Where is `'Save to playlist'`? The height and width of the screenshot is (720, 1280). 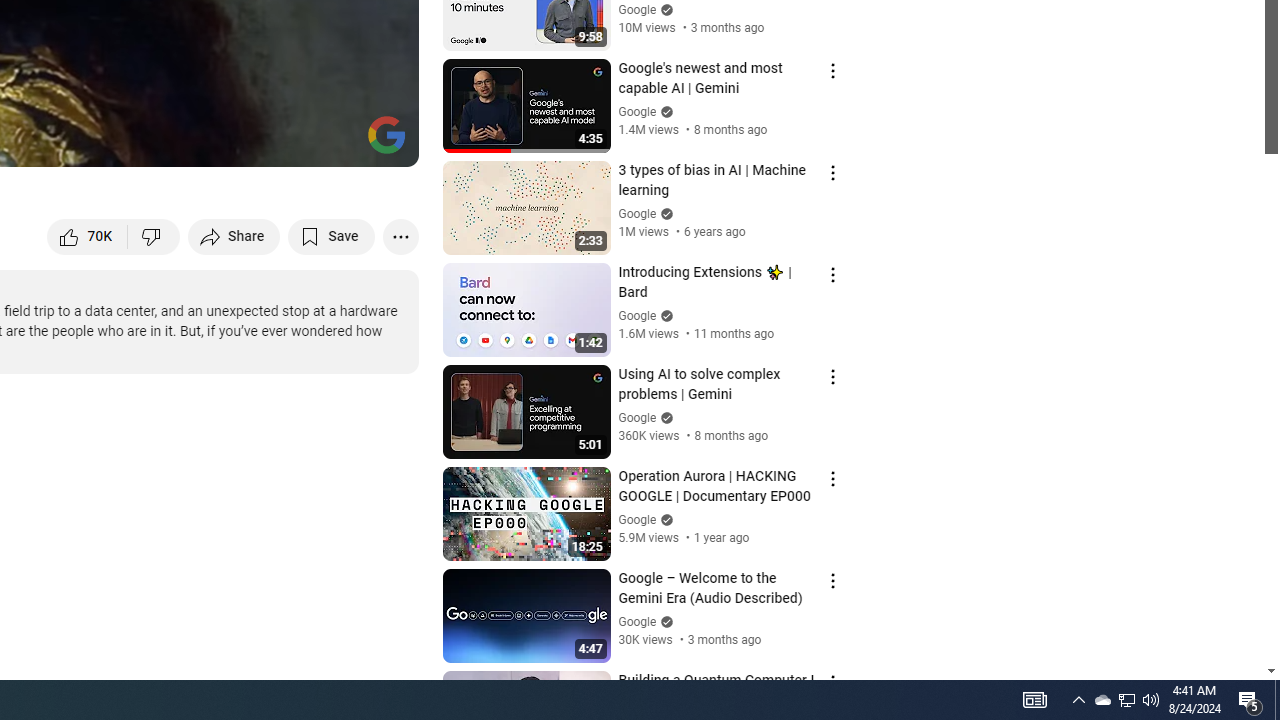
'Save to playlist' is located at coordinates (331, 235).